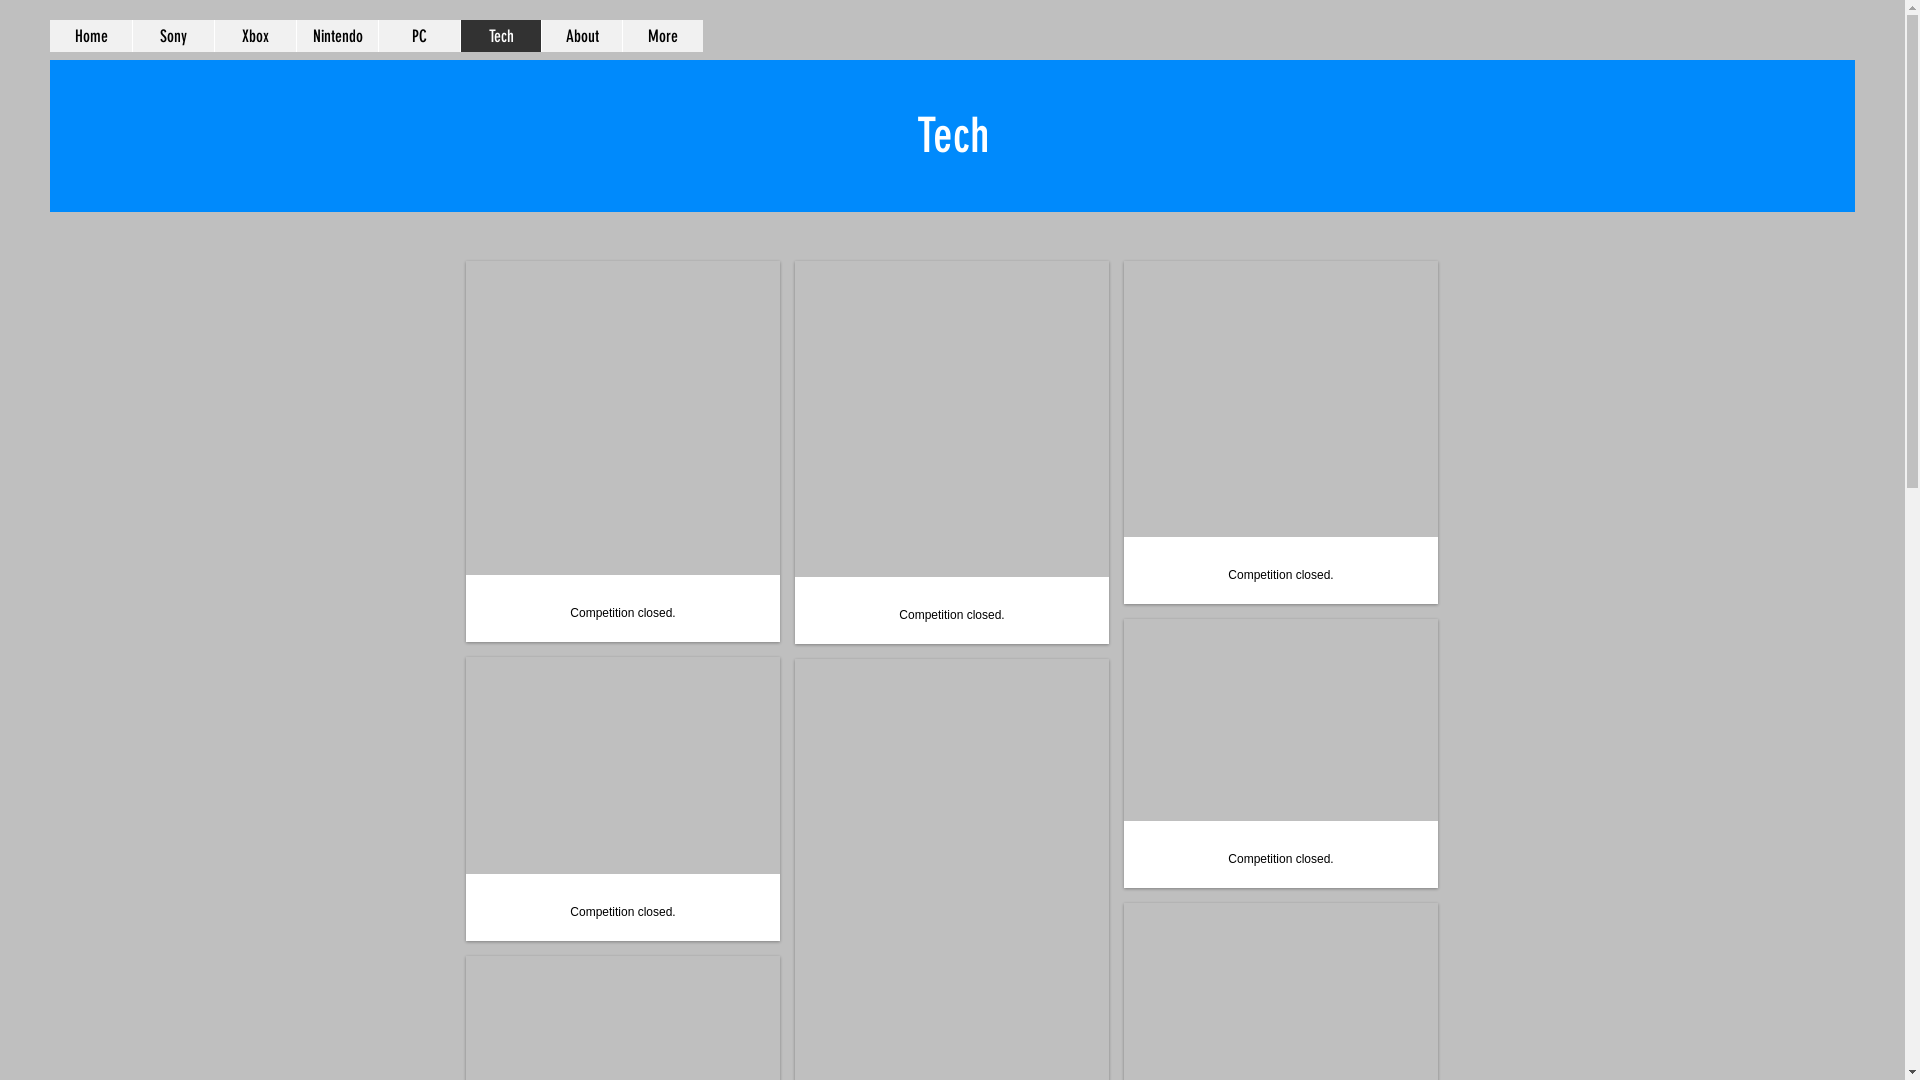  Describe the element at coordinates (580, 35) in the screenshot. I see `'About'` at that location.